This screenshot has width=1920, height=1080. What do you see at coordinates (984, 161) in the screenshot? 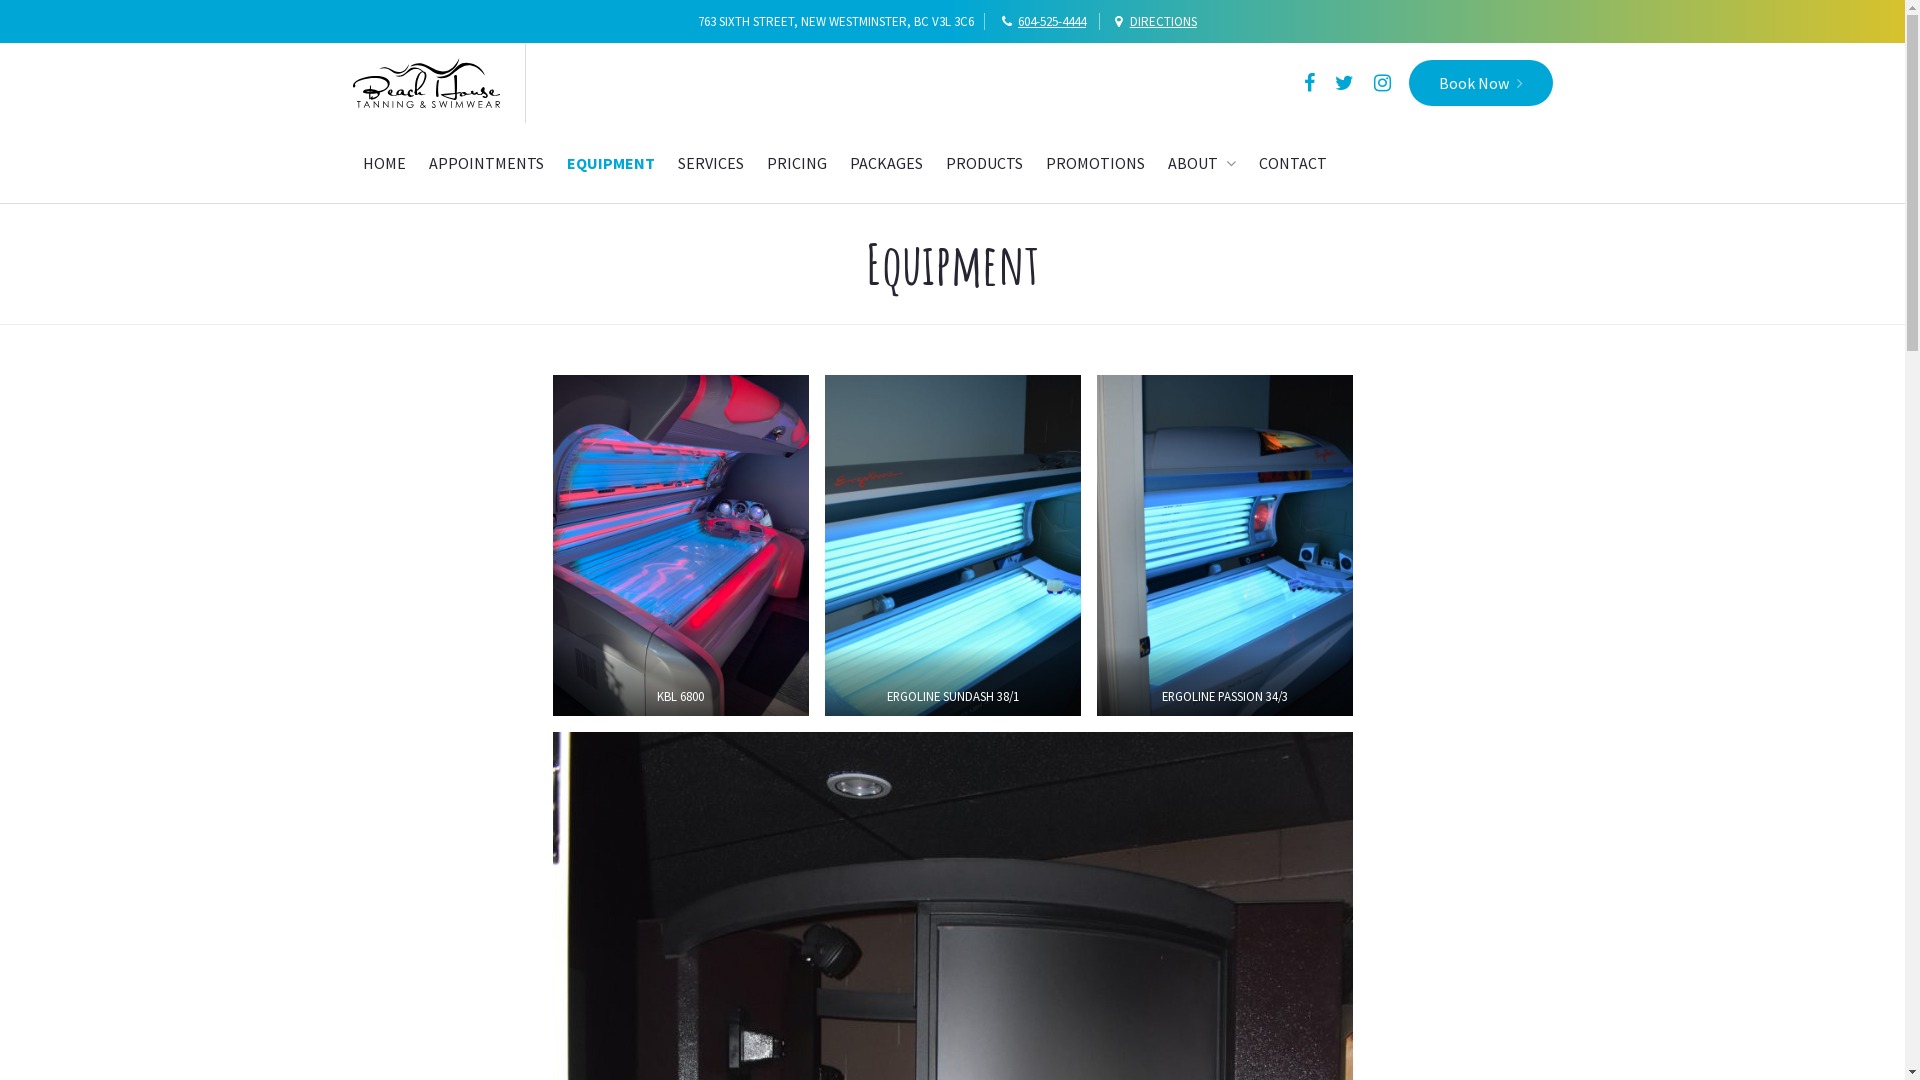
I see `'PRODUCTS'` at bounding box center [984, 161].